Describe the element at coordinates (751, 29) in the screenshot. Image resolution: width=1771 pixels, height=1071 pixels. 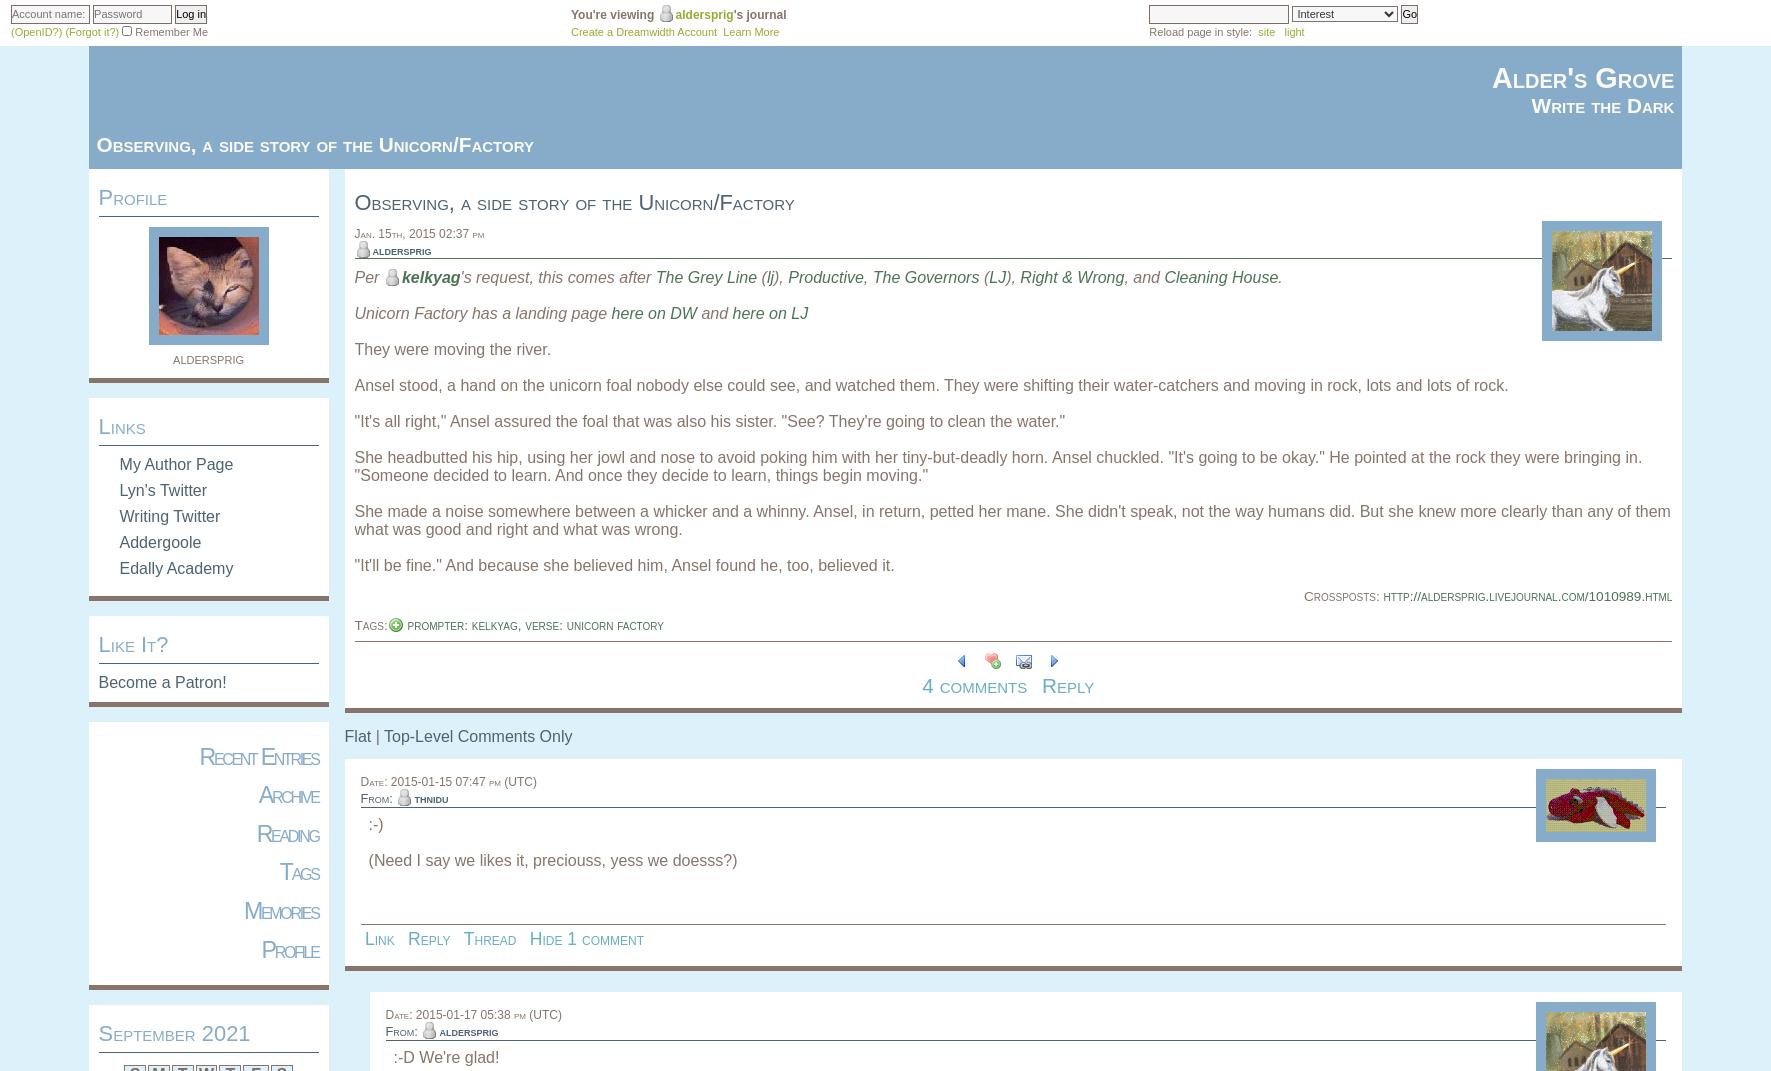
I see `'Learn More'` at that location.